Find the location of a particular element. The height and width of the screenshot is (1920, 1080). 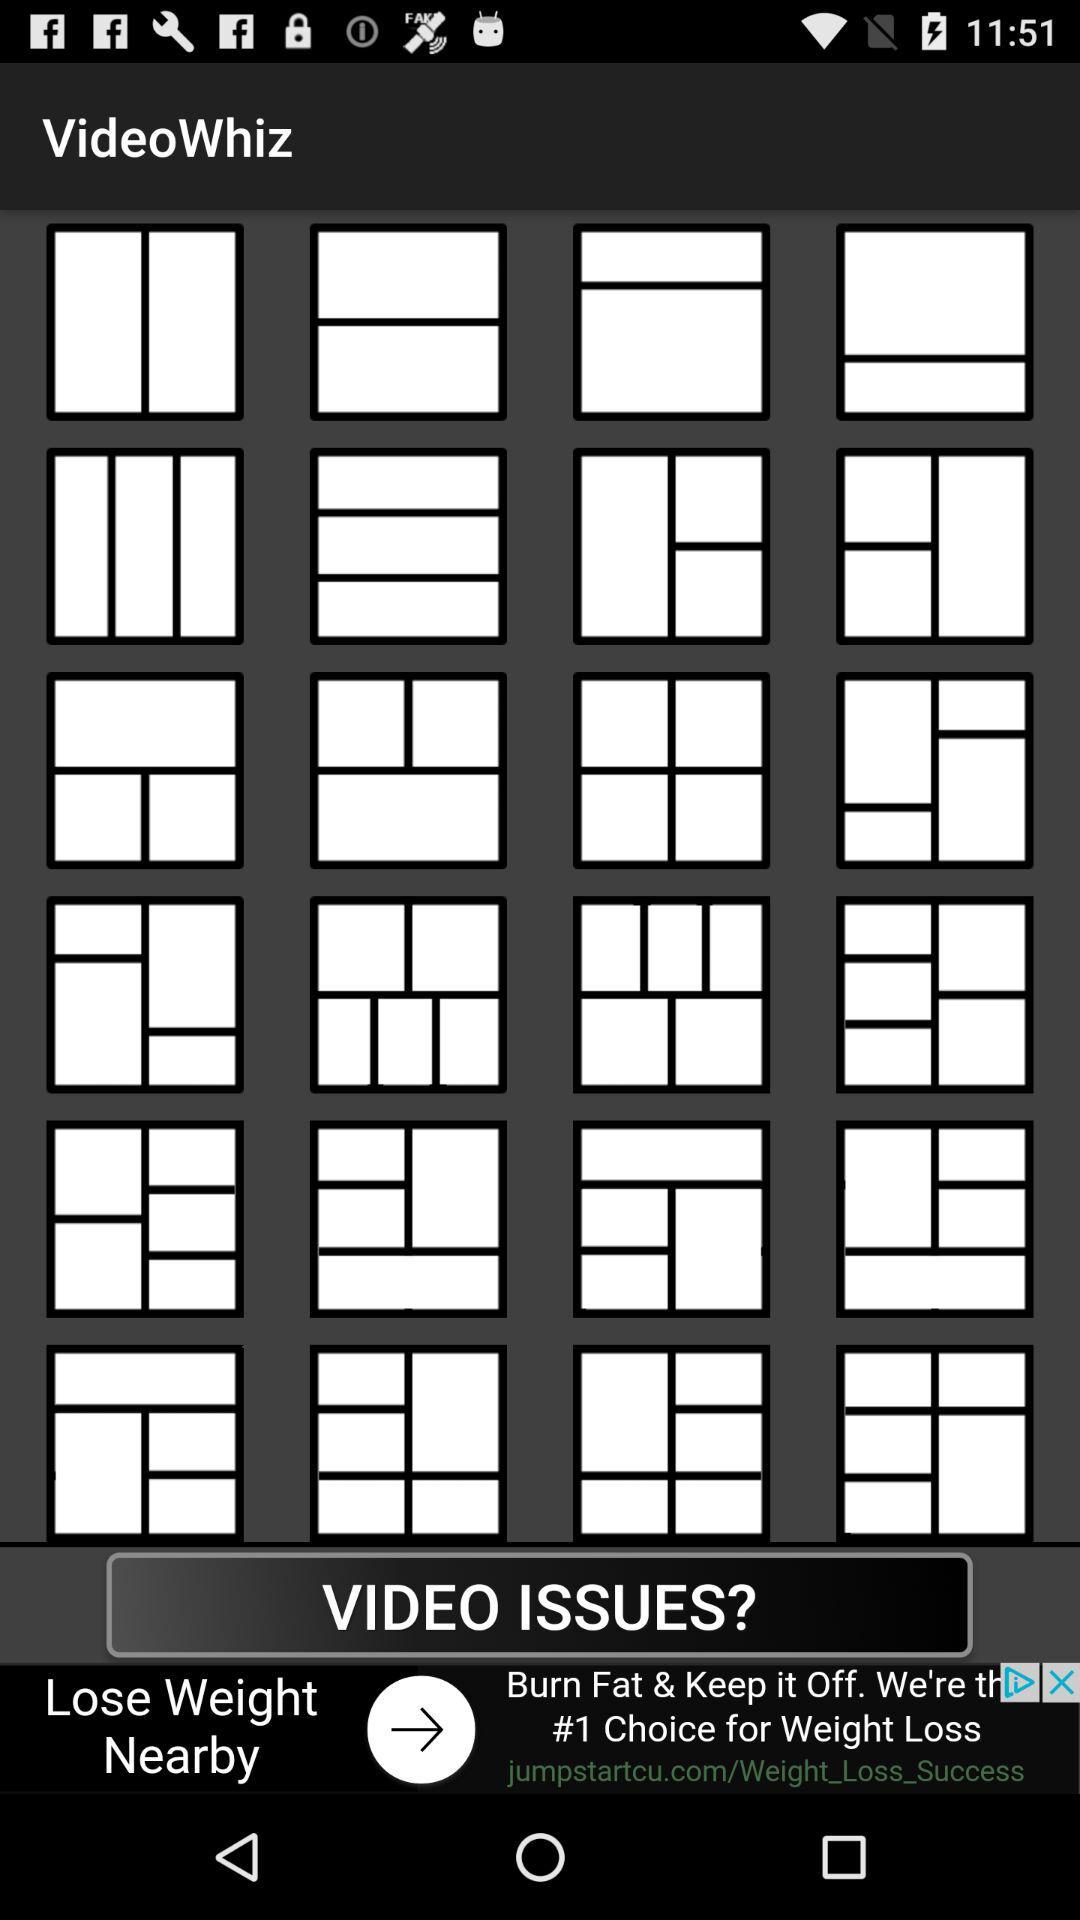

videowhiz icon is located at coordinates (407, 769).